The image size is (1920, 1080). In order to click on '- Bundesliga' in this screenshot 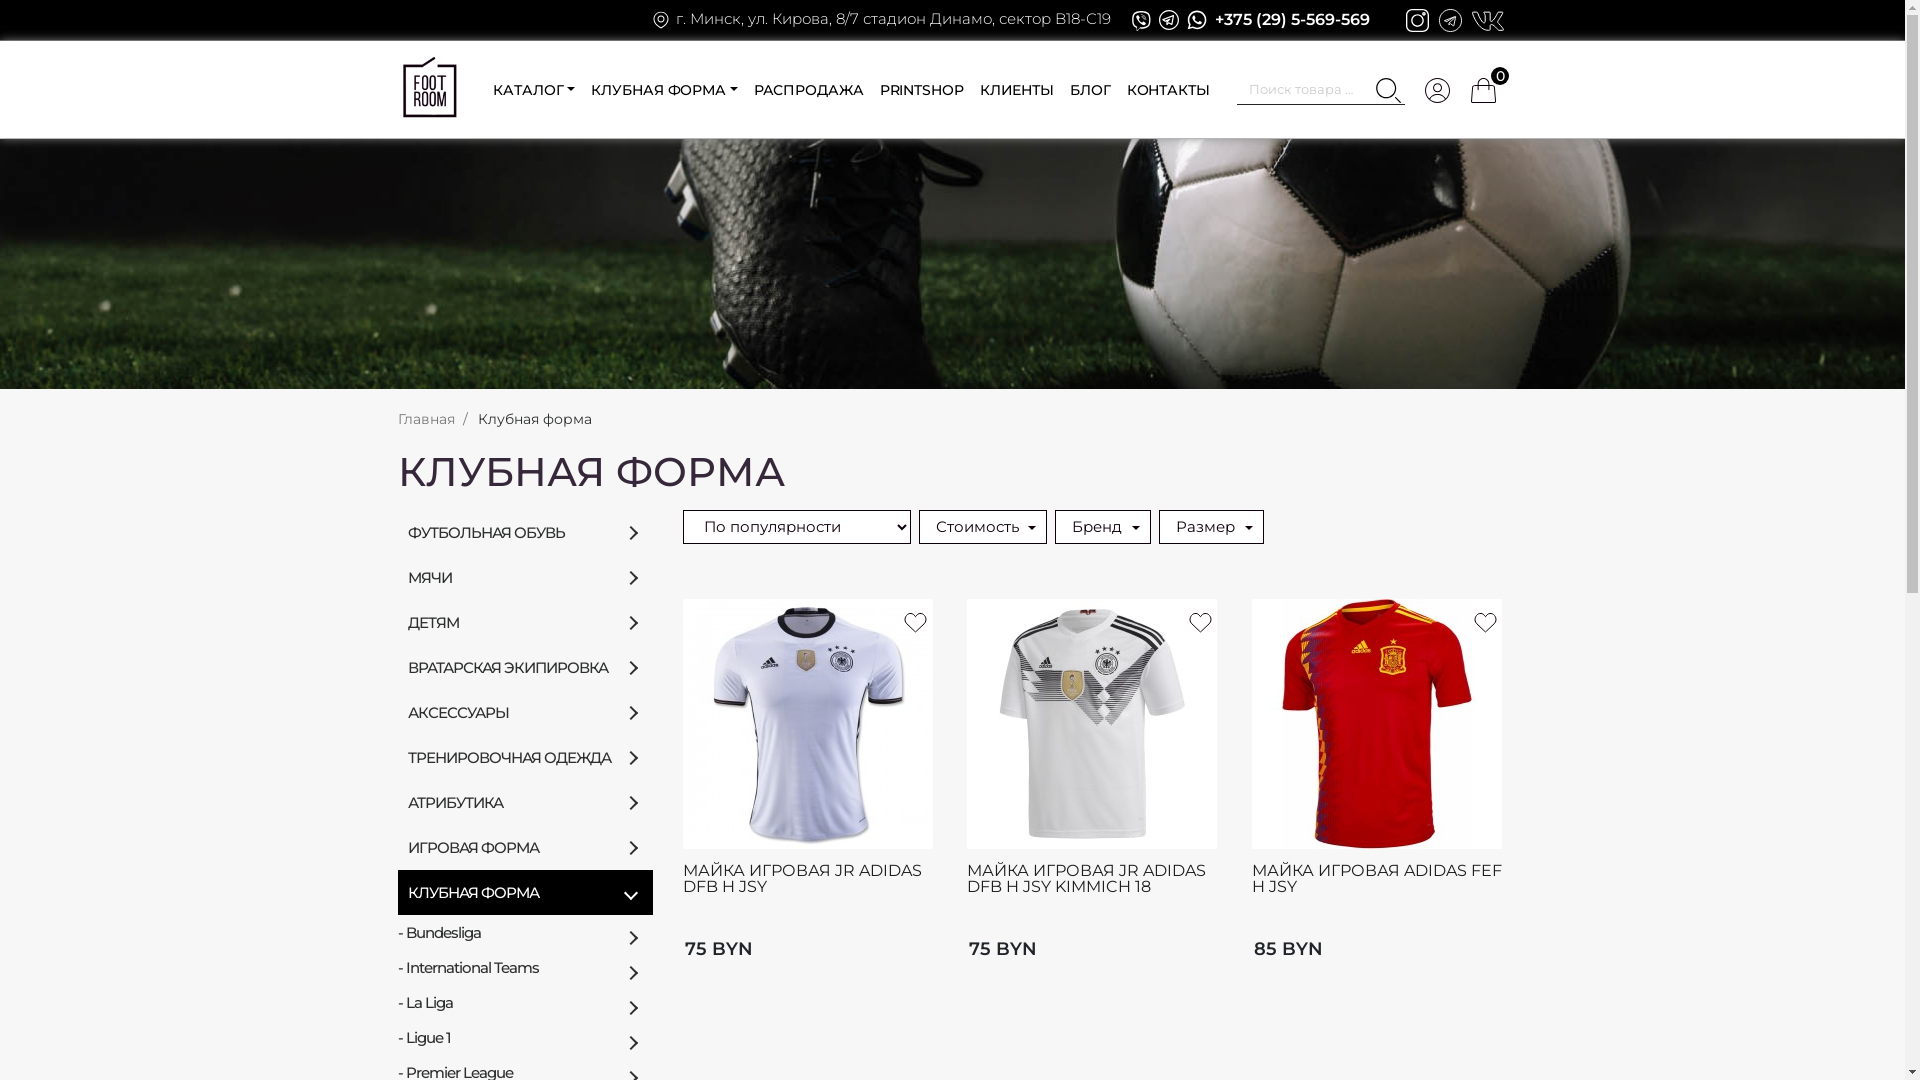, I will do `click(525, 932)`.